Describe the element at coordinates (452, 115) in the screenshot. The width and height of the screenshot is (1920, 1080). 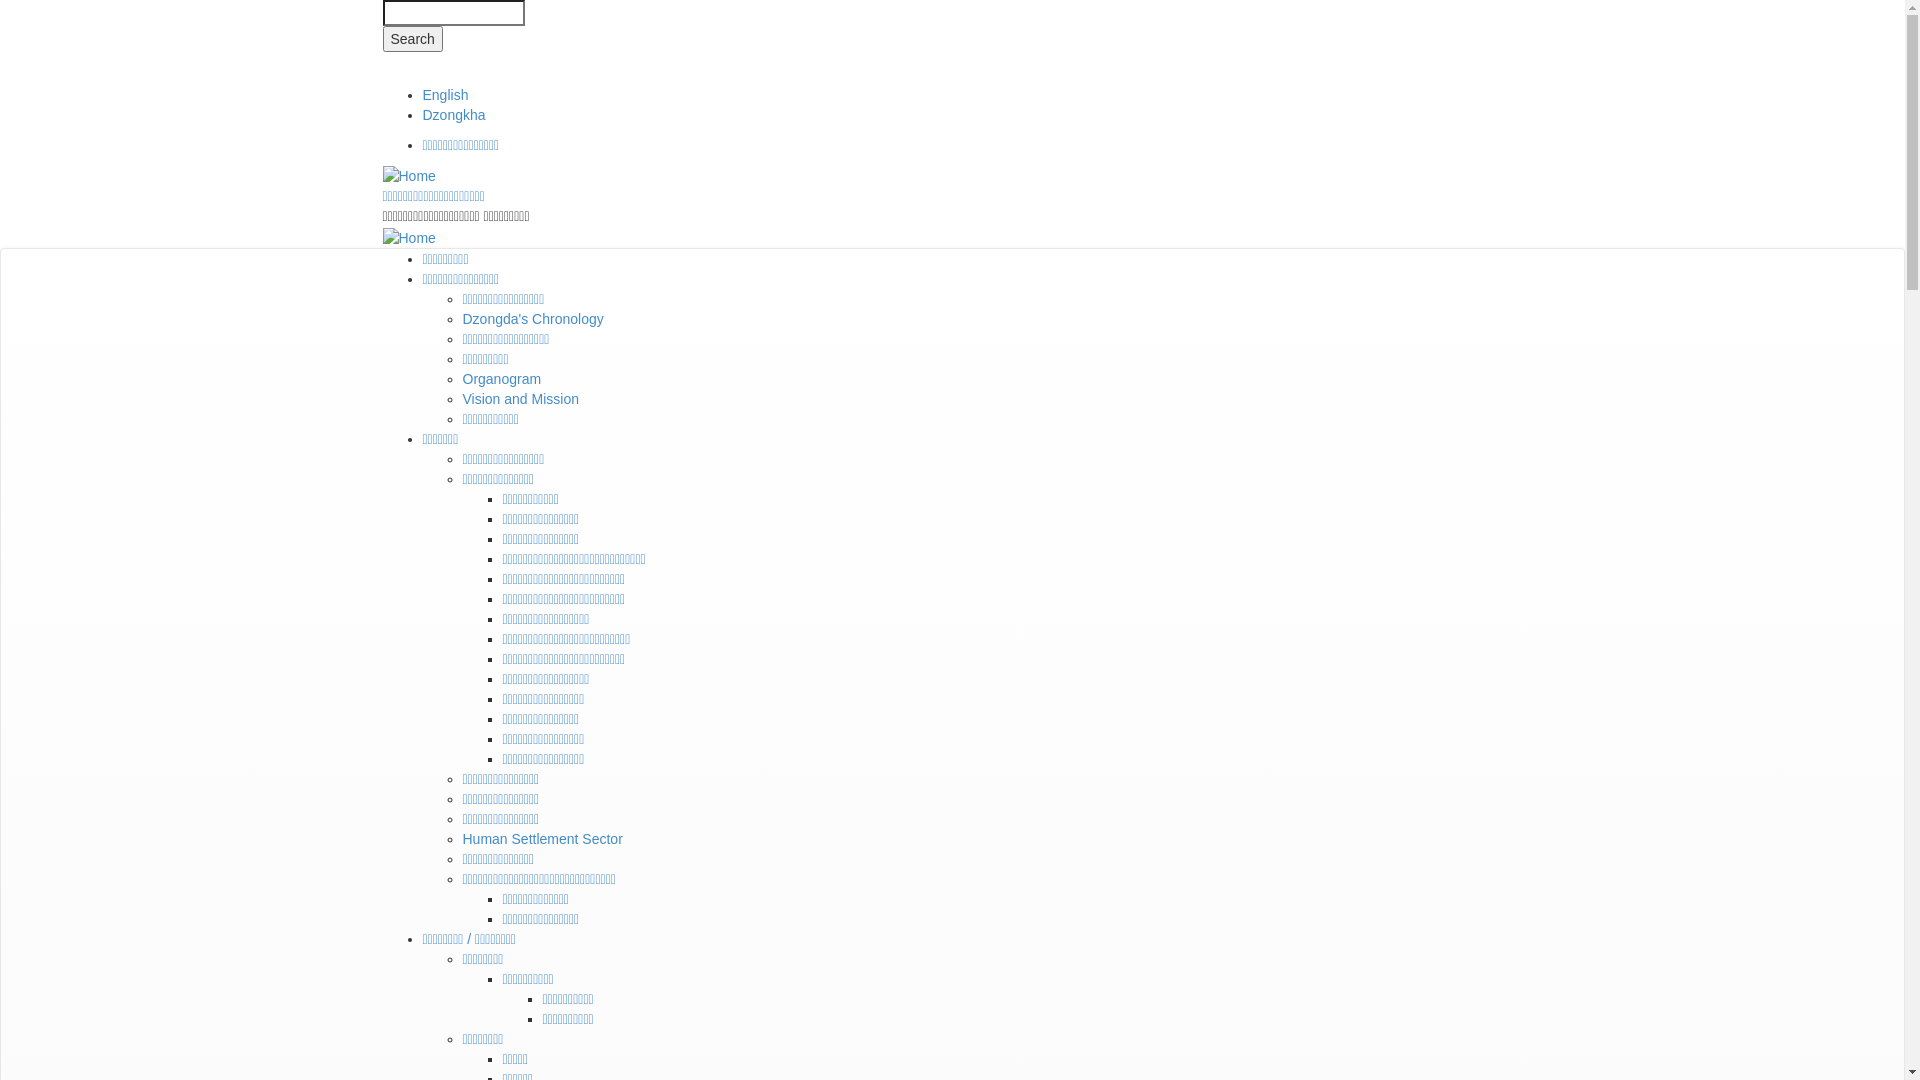
I see `'Dzongkha'` at that location.